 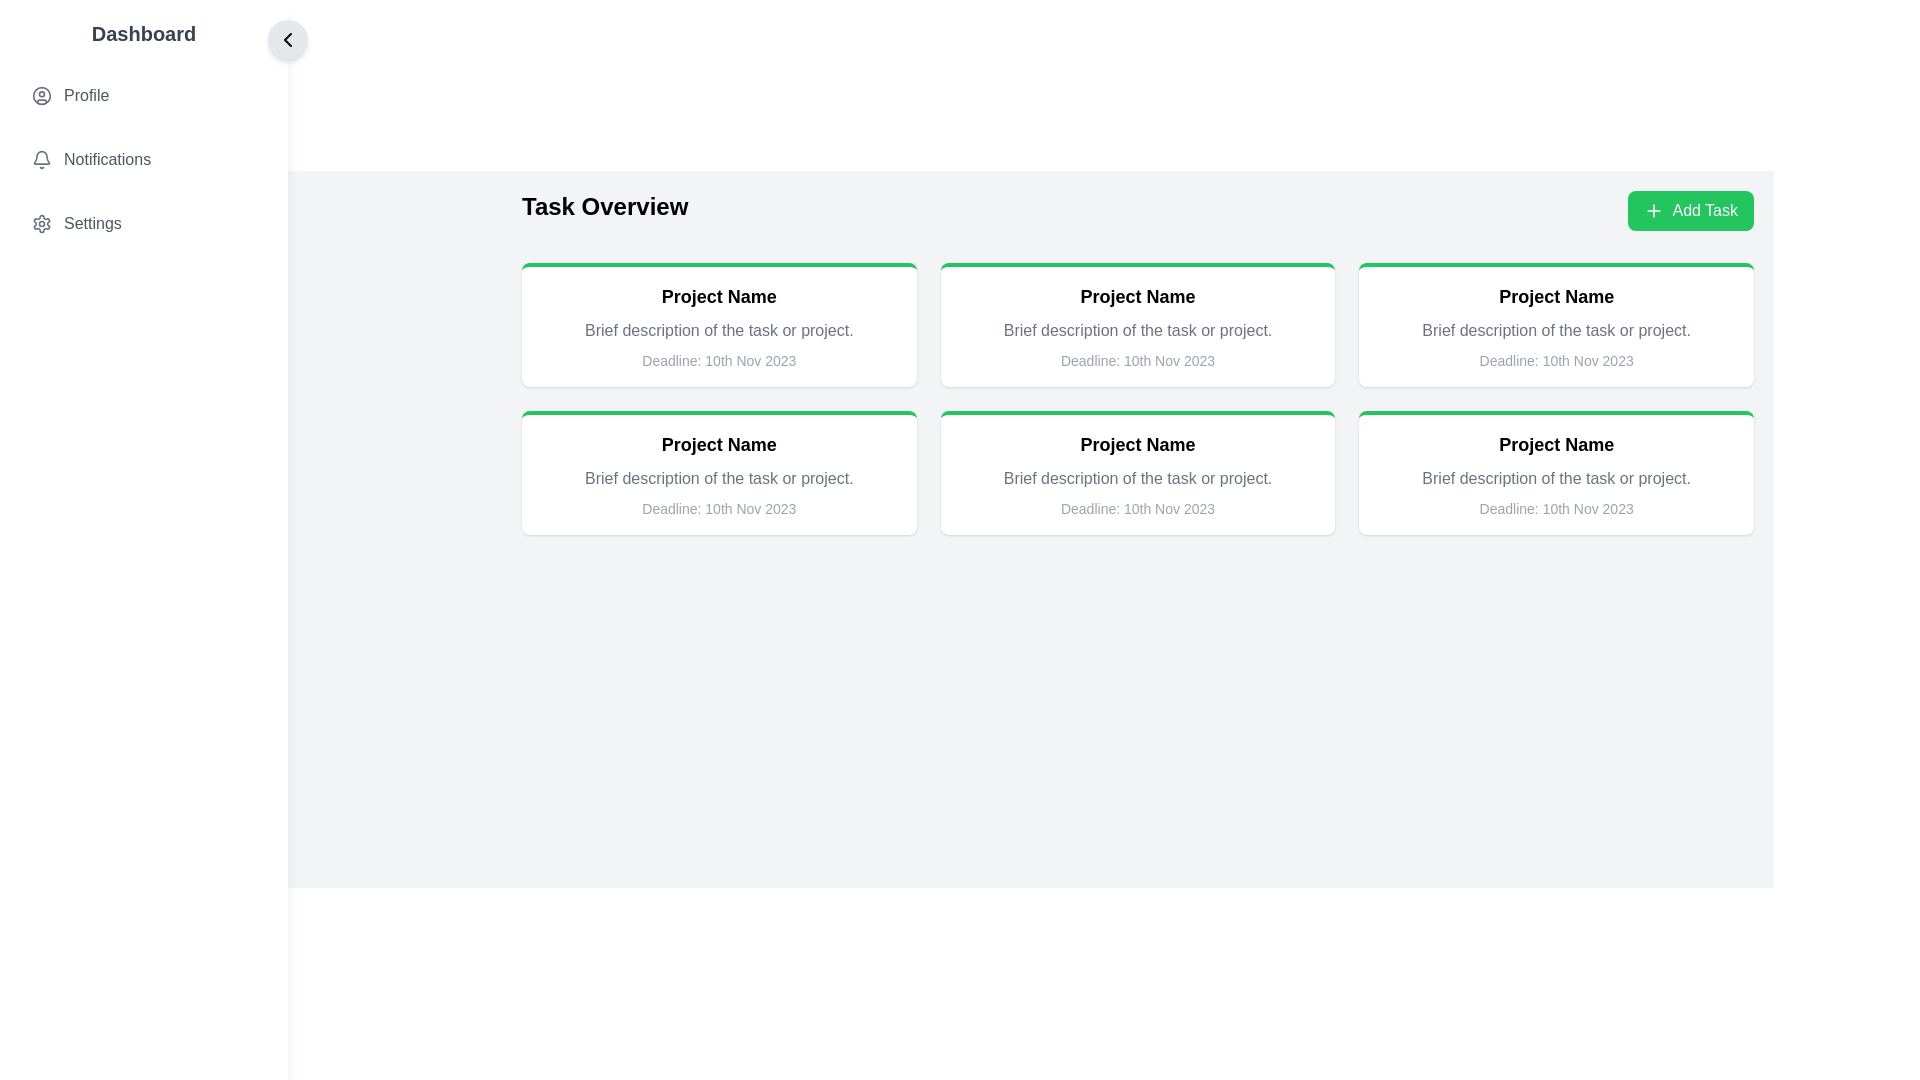 What do you see at coordinates (1555, 297) in the screenshot?
I see `the Text label that serves as a title or header for the card, which is positioned at the top of the card in the top-right corner among a grid of similar cards` at bounding box center [1555, 297].